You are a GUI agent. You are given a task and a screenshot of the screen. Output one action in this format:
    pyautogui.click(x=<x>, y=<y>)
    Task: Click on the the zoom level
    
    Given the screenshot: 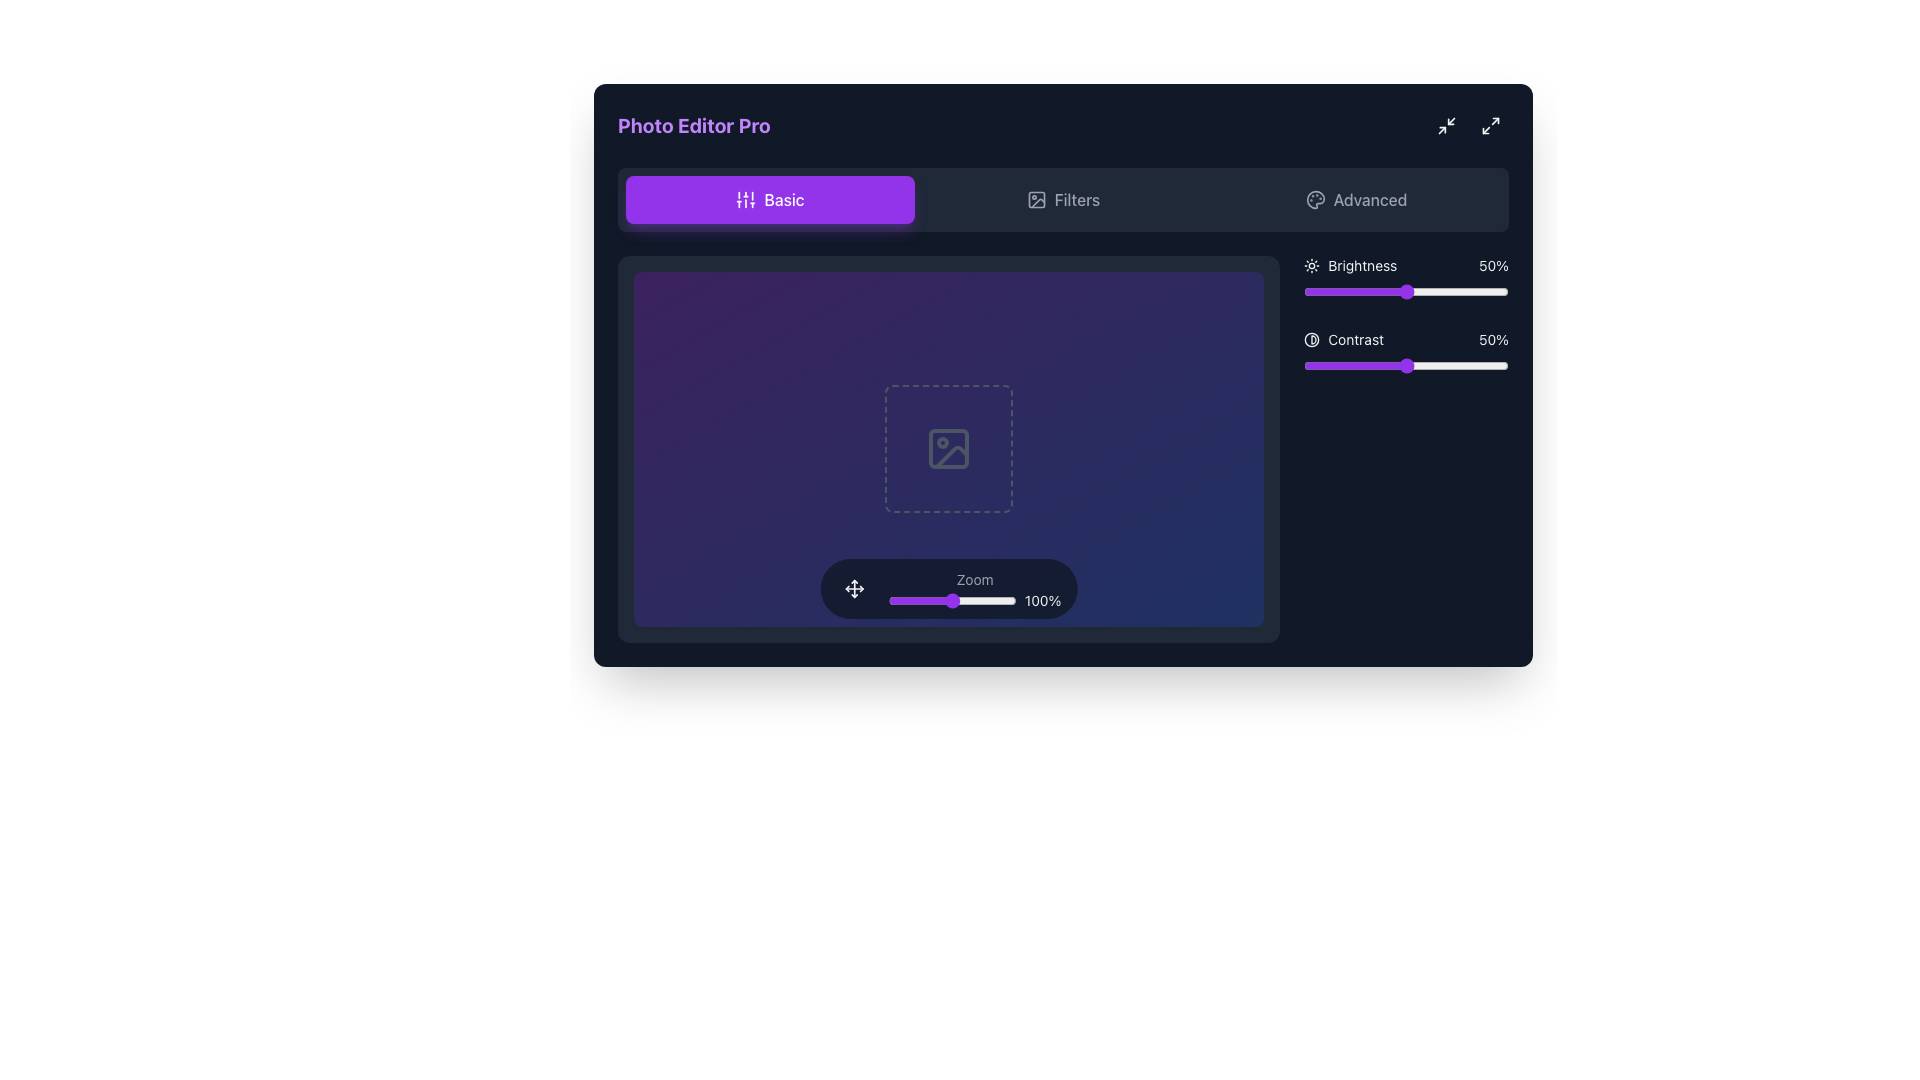 What is the action you would take?
    pyautogui.click(x=983, y=599)
    